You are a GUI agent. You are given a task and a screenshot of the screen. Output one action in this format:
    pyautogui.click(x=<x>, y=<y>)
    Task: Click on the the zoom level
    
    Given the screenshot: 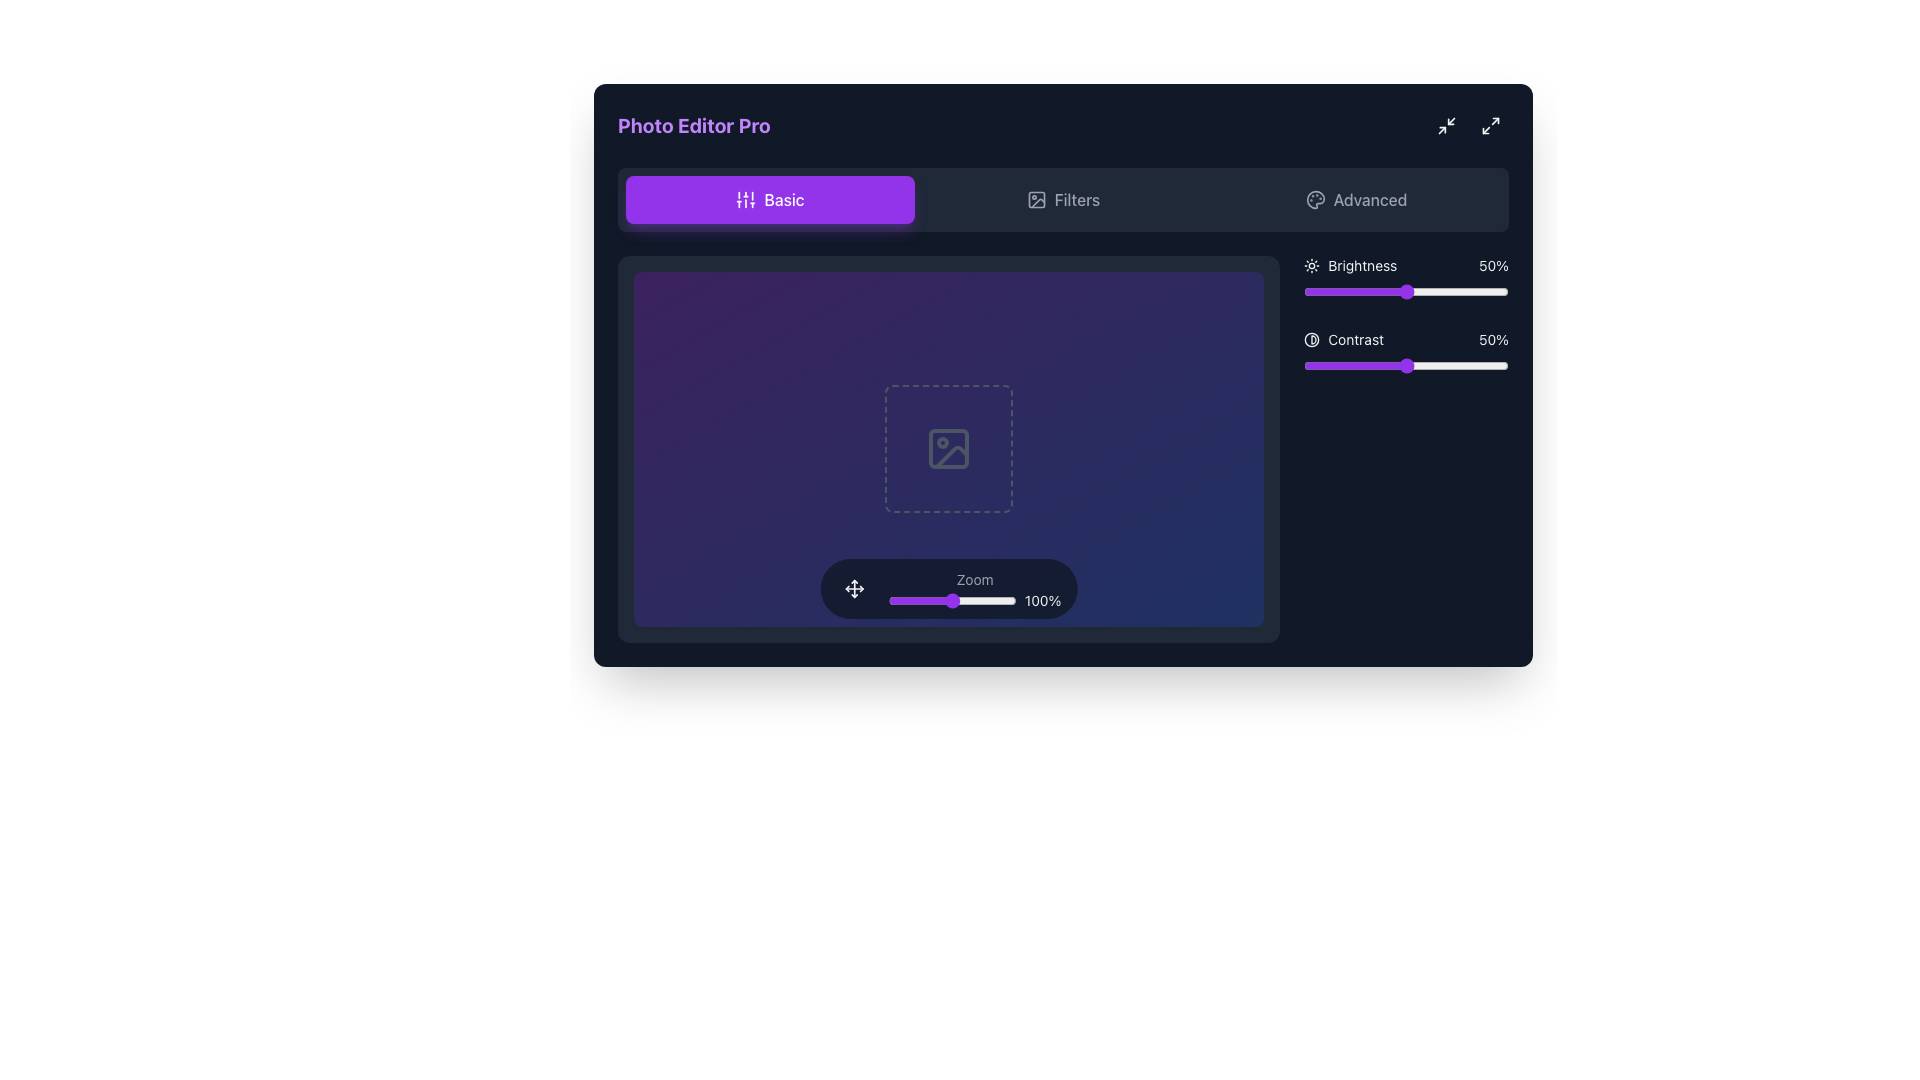 What is the action you would take?
    pyautogui.click(x=983, y=599)
    